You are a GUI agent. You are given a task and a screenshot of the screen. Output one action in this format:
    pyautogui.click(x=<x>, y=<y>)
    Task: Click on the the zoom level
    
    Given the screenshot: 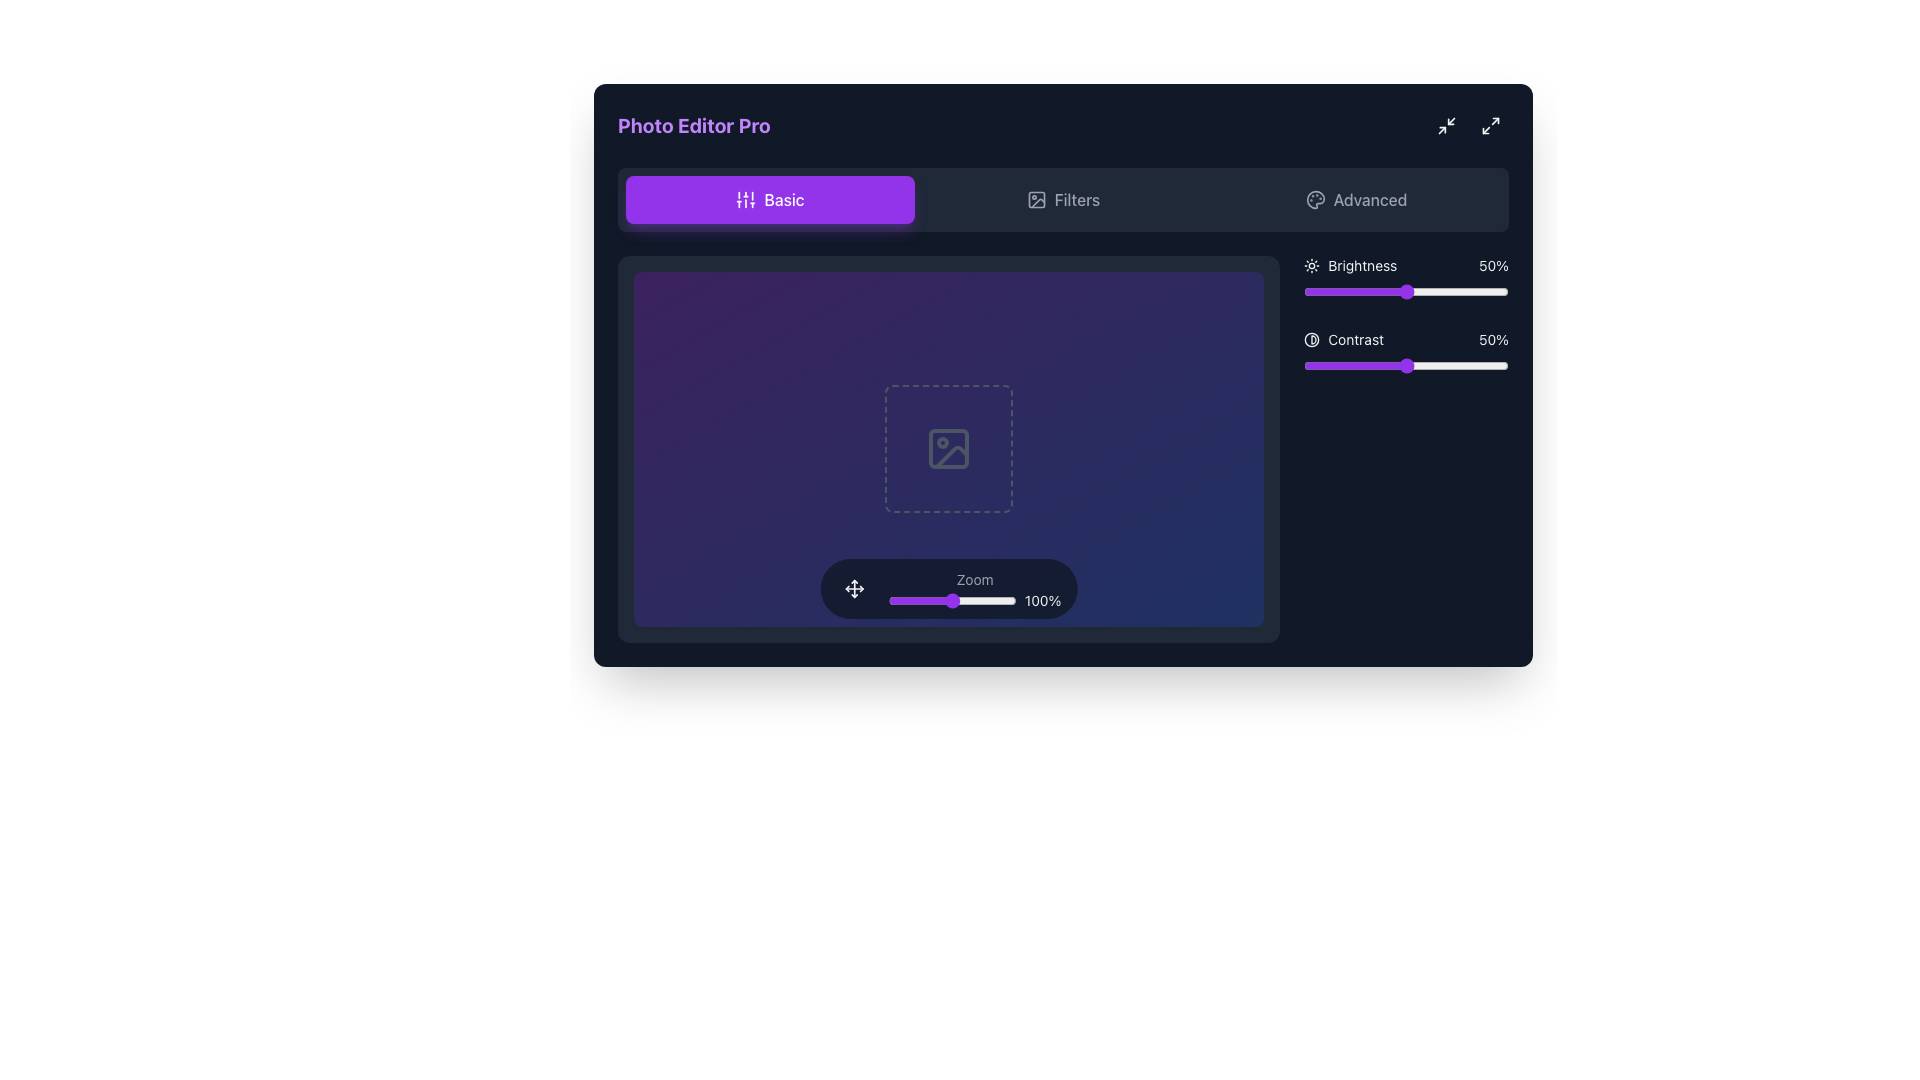 What is the action you would take?
    pyautogui.click(x=983, y=599)
    